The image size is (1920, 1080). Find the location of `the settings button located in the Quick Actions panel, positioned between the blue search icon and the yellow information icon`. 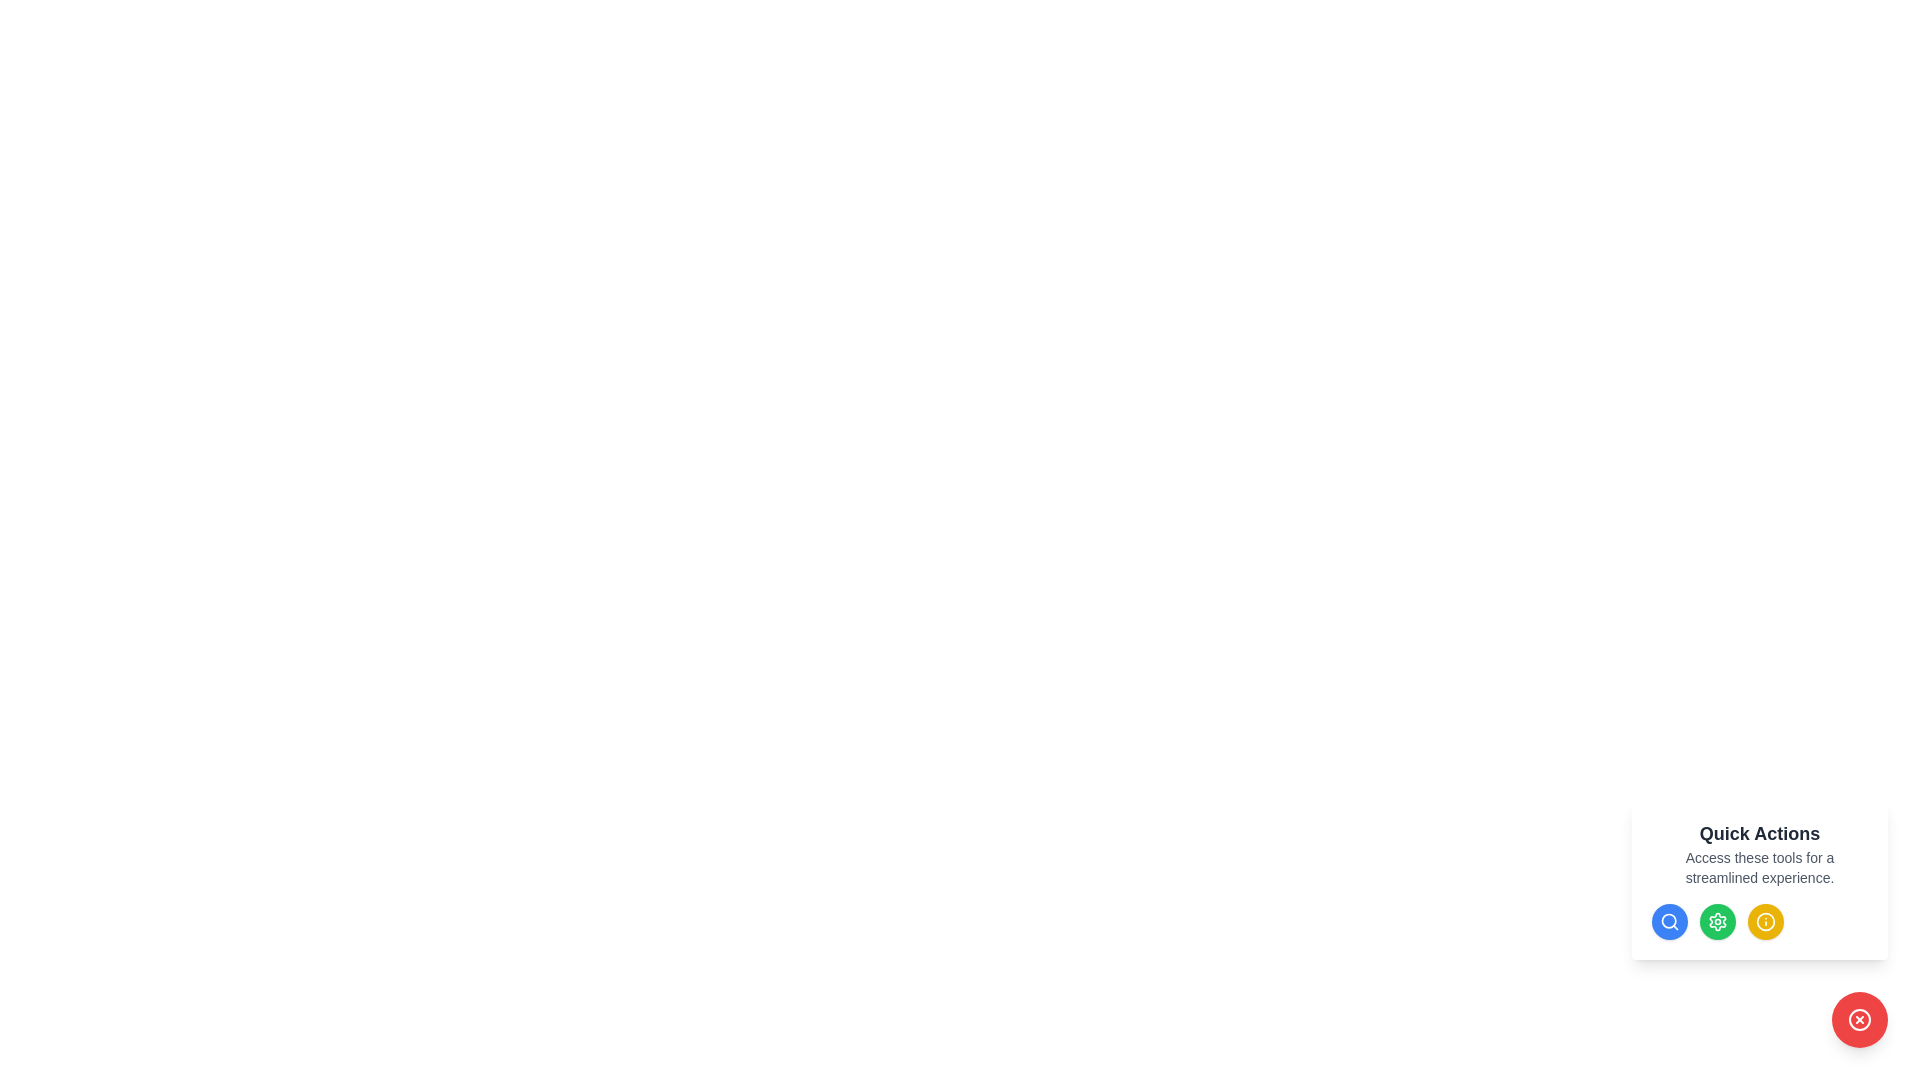

the settings button located in the Quick Actions panel, positioned between the blue search icon and the yellow information icon is located at coordinates (1717, 921).